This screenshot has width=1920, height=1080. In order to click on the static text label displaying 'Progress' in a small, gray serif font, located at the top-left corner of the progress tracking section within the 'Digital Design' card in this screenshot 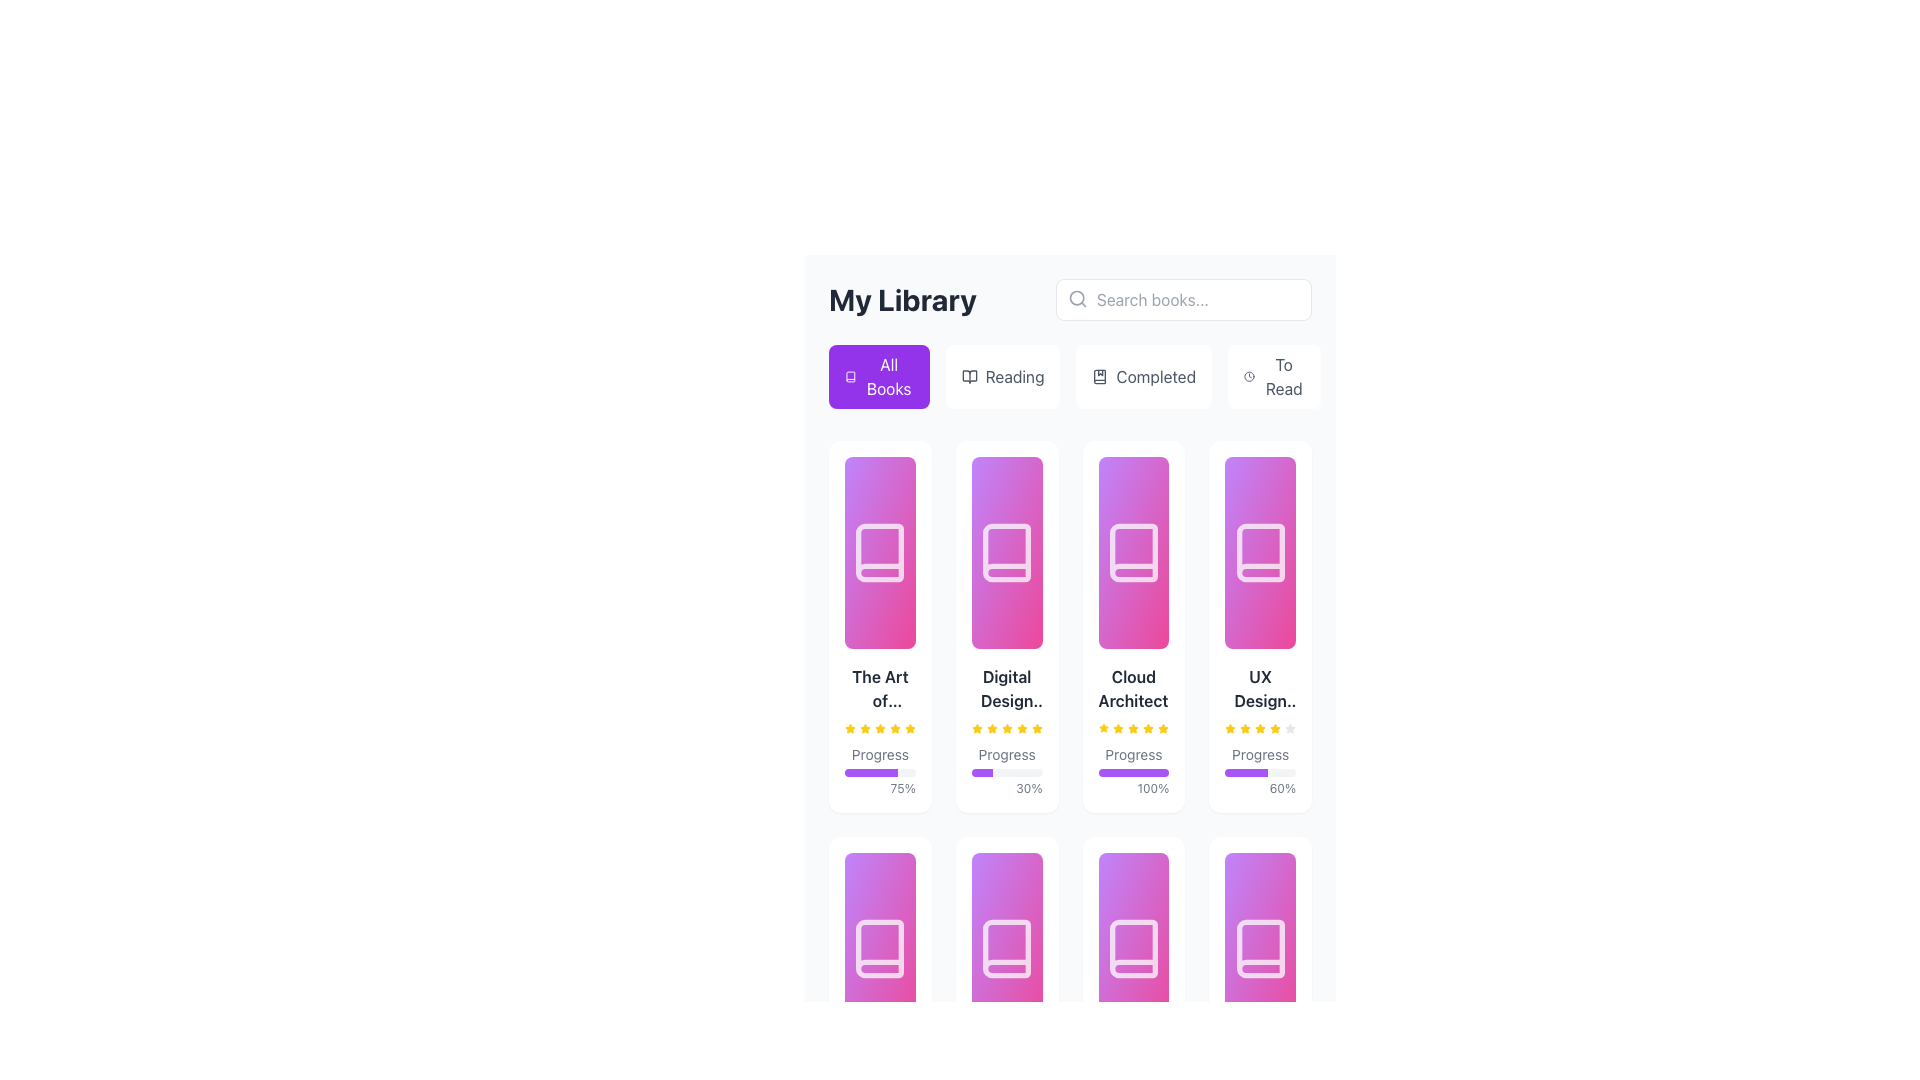, I will do `click(1007, 755)`.